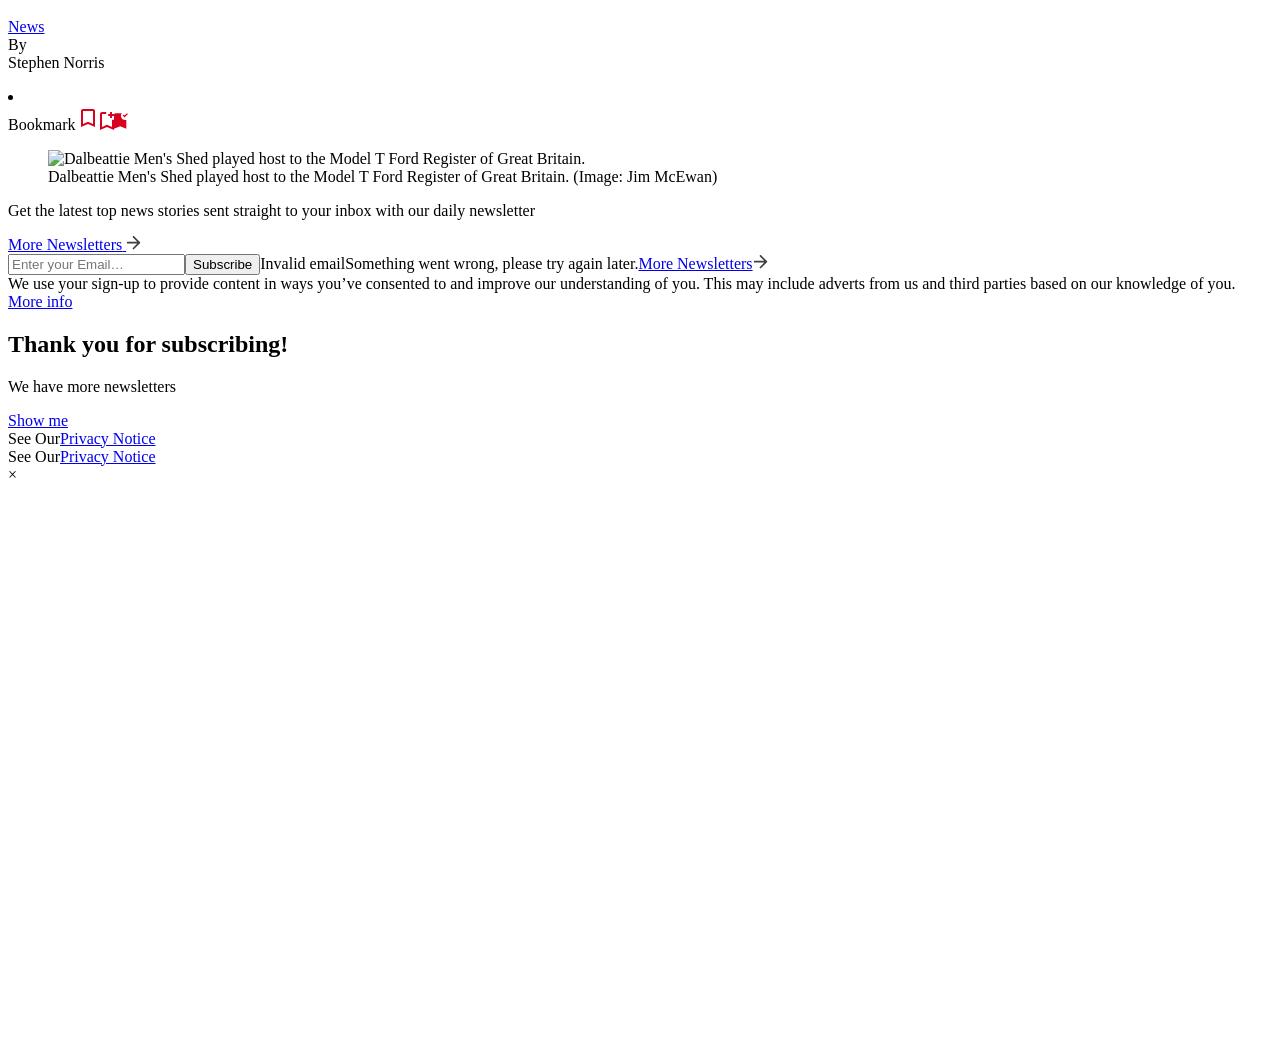 The image size is (1280, 1042). Describe the element at coordinates (258, 262) in the screenshot. I see `'Invalid email'` at that location.